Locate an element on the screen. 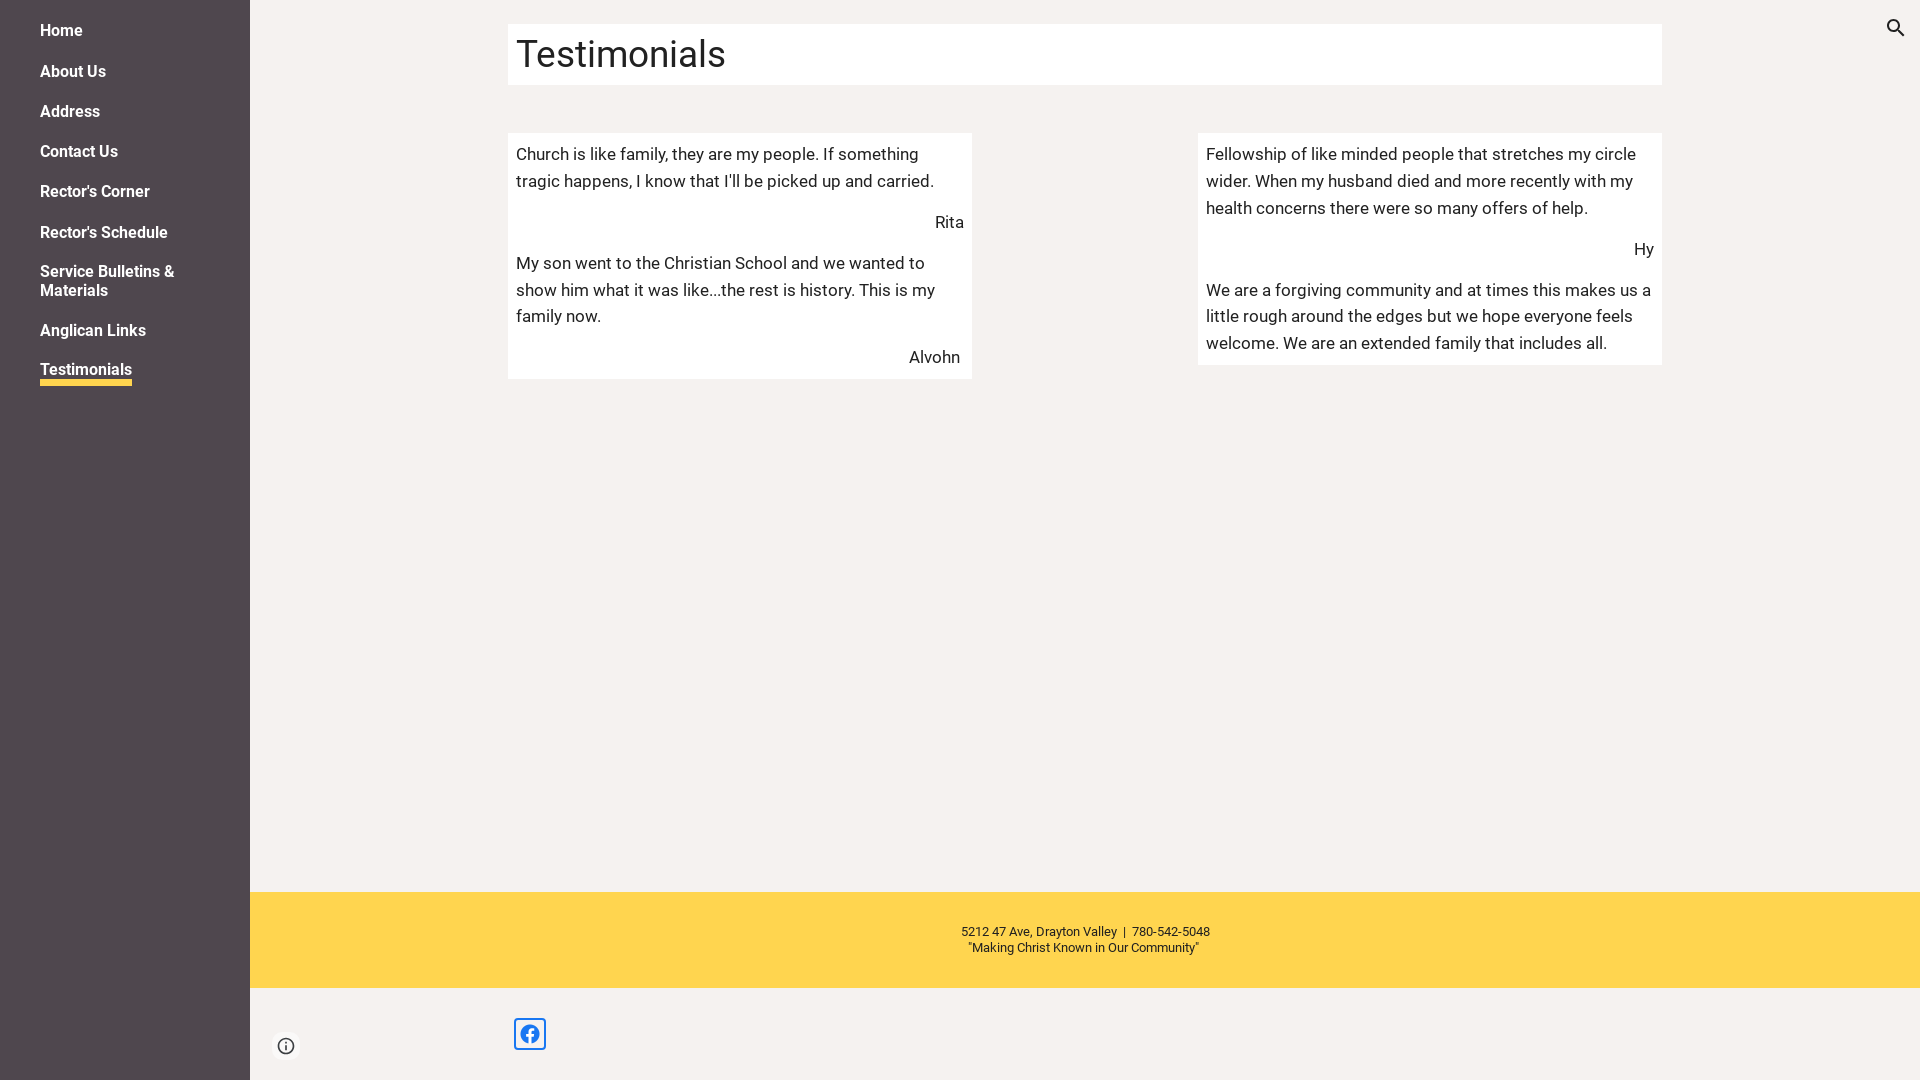 This screenshot has height=1080, width=1920. 'Anglican Links' is located at coordinates (91, 329).